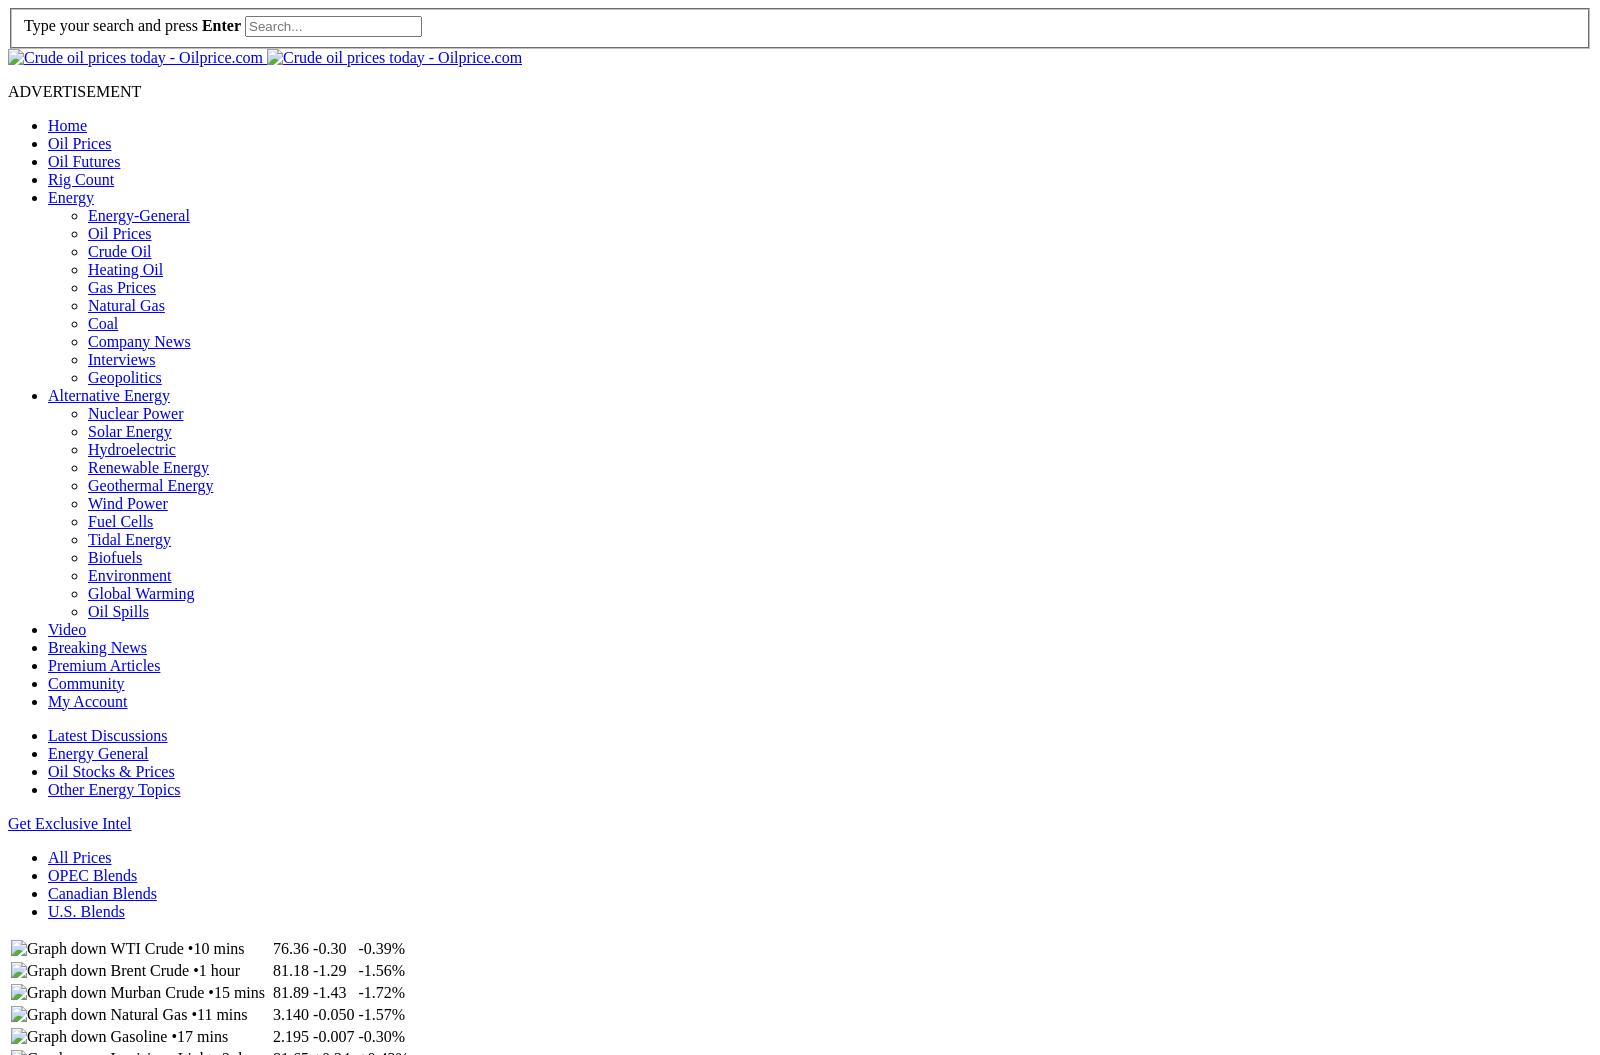  Describe the element at coordinates (73, 89) in the screenshot. I see `'ADVERTISEMENT'` at that location.